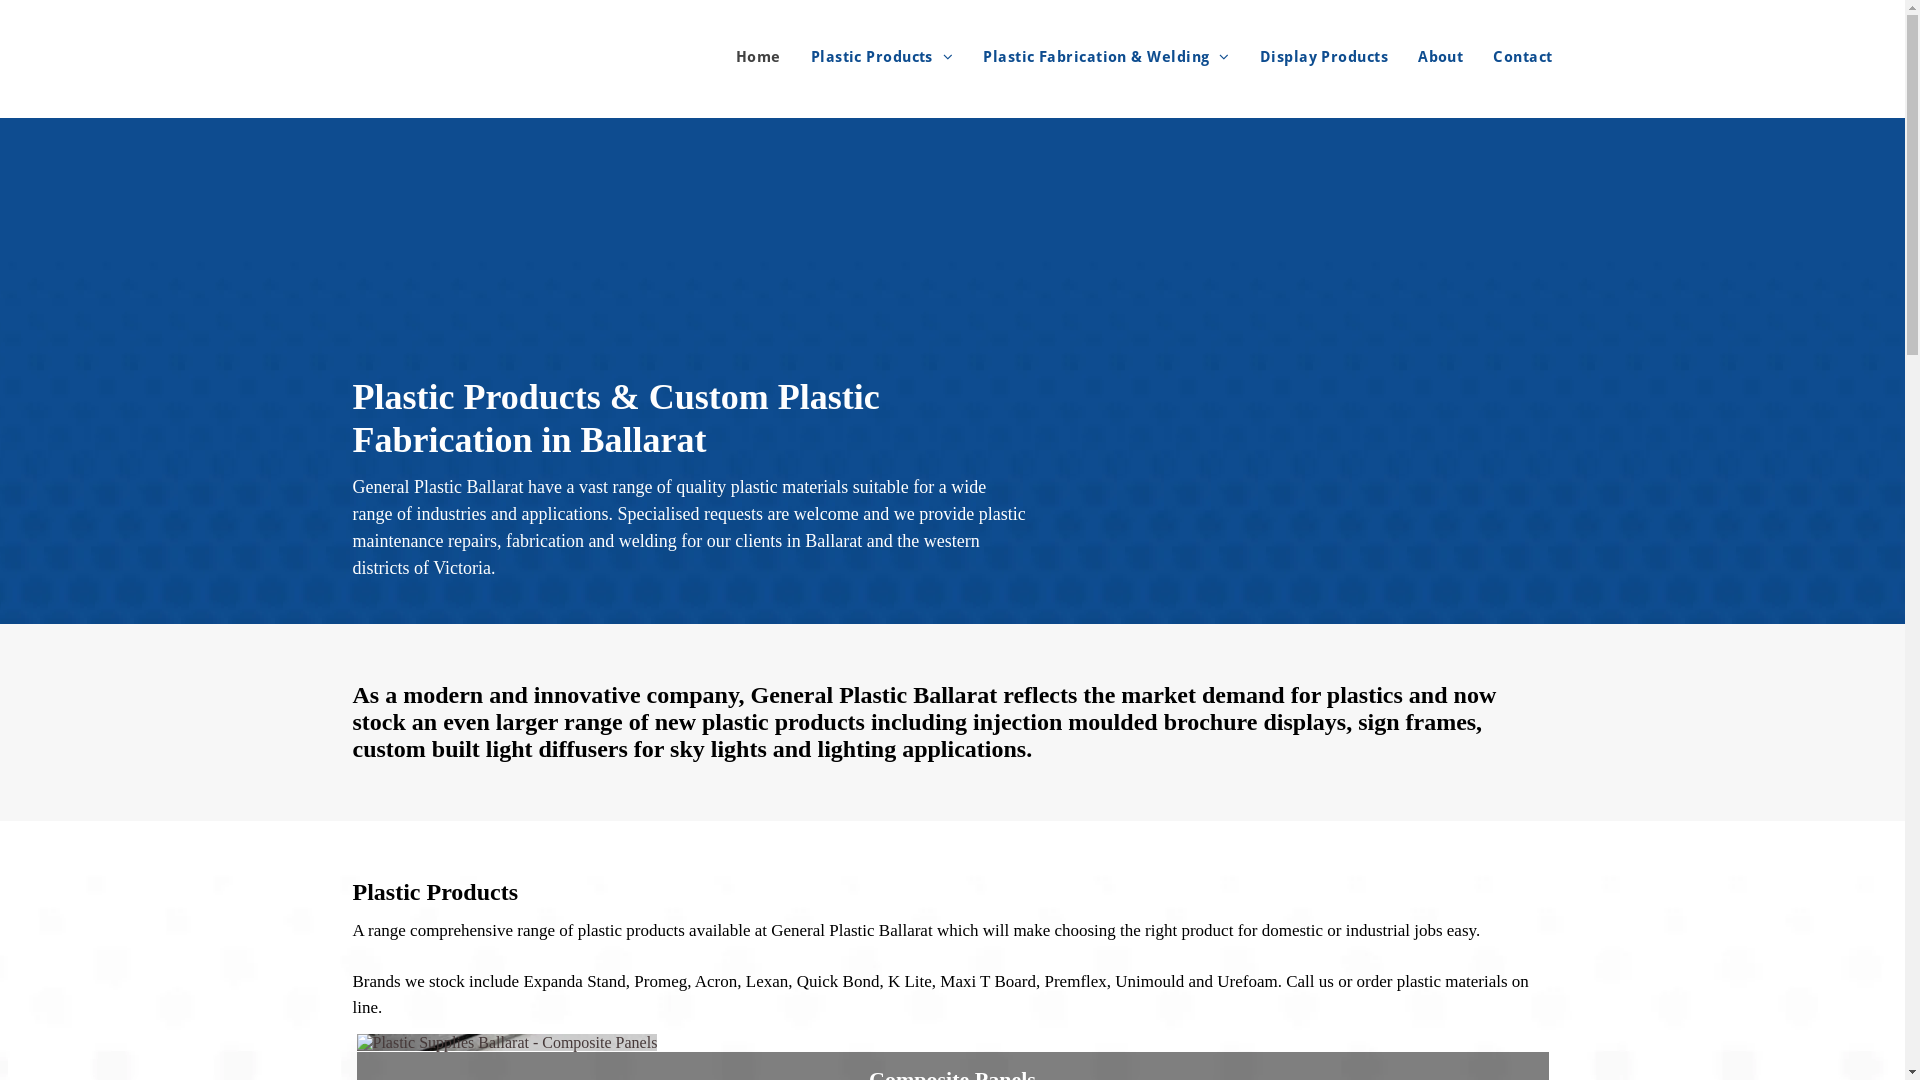 This screenshot has height=1080, width=1920. What do you see at coordinates (1463, 56) in the screenshot?
I see `'Contact'` at bounding box center [1463, 56].